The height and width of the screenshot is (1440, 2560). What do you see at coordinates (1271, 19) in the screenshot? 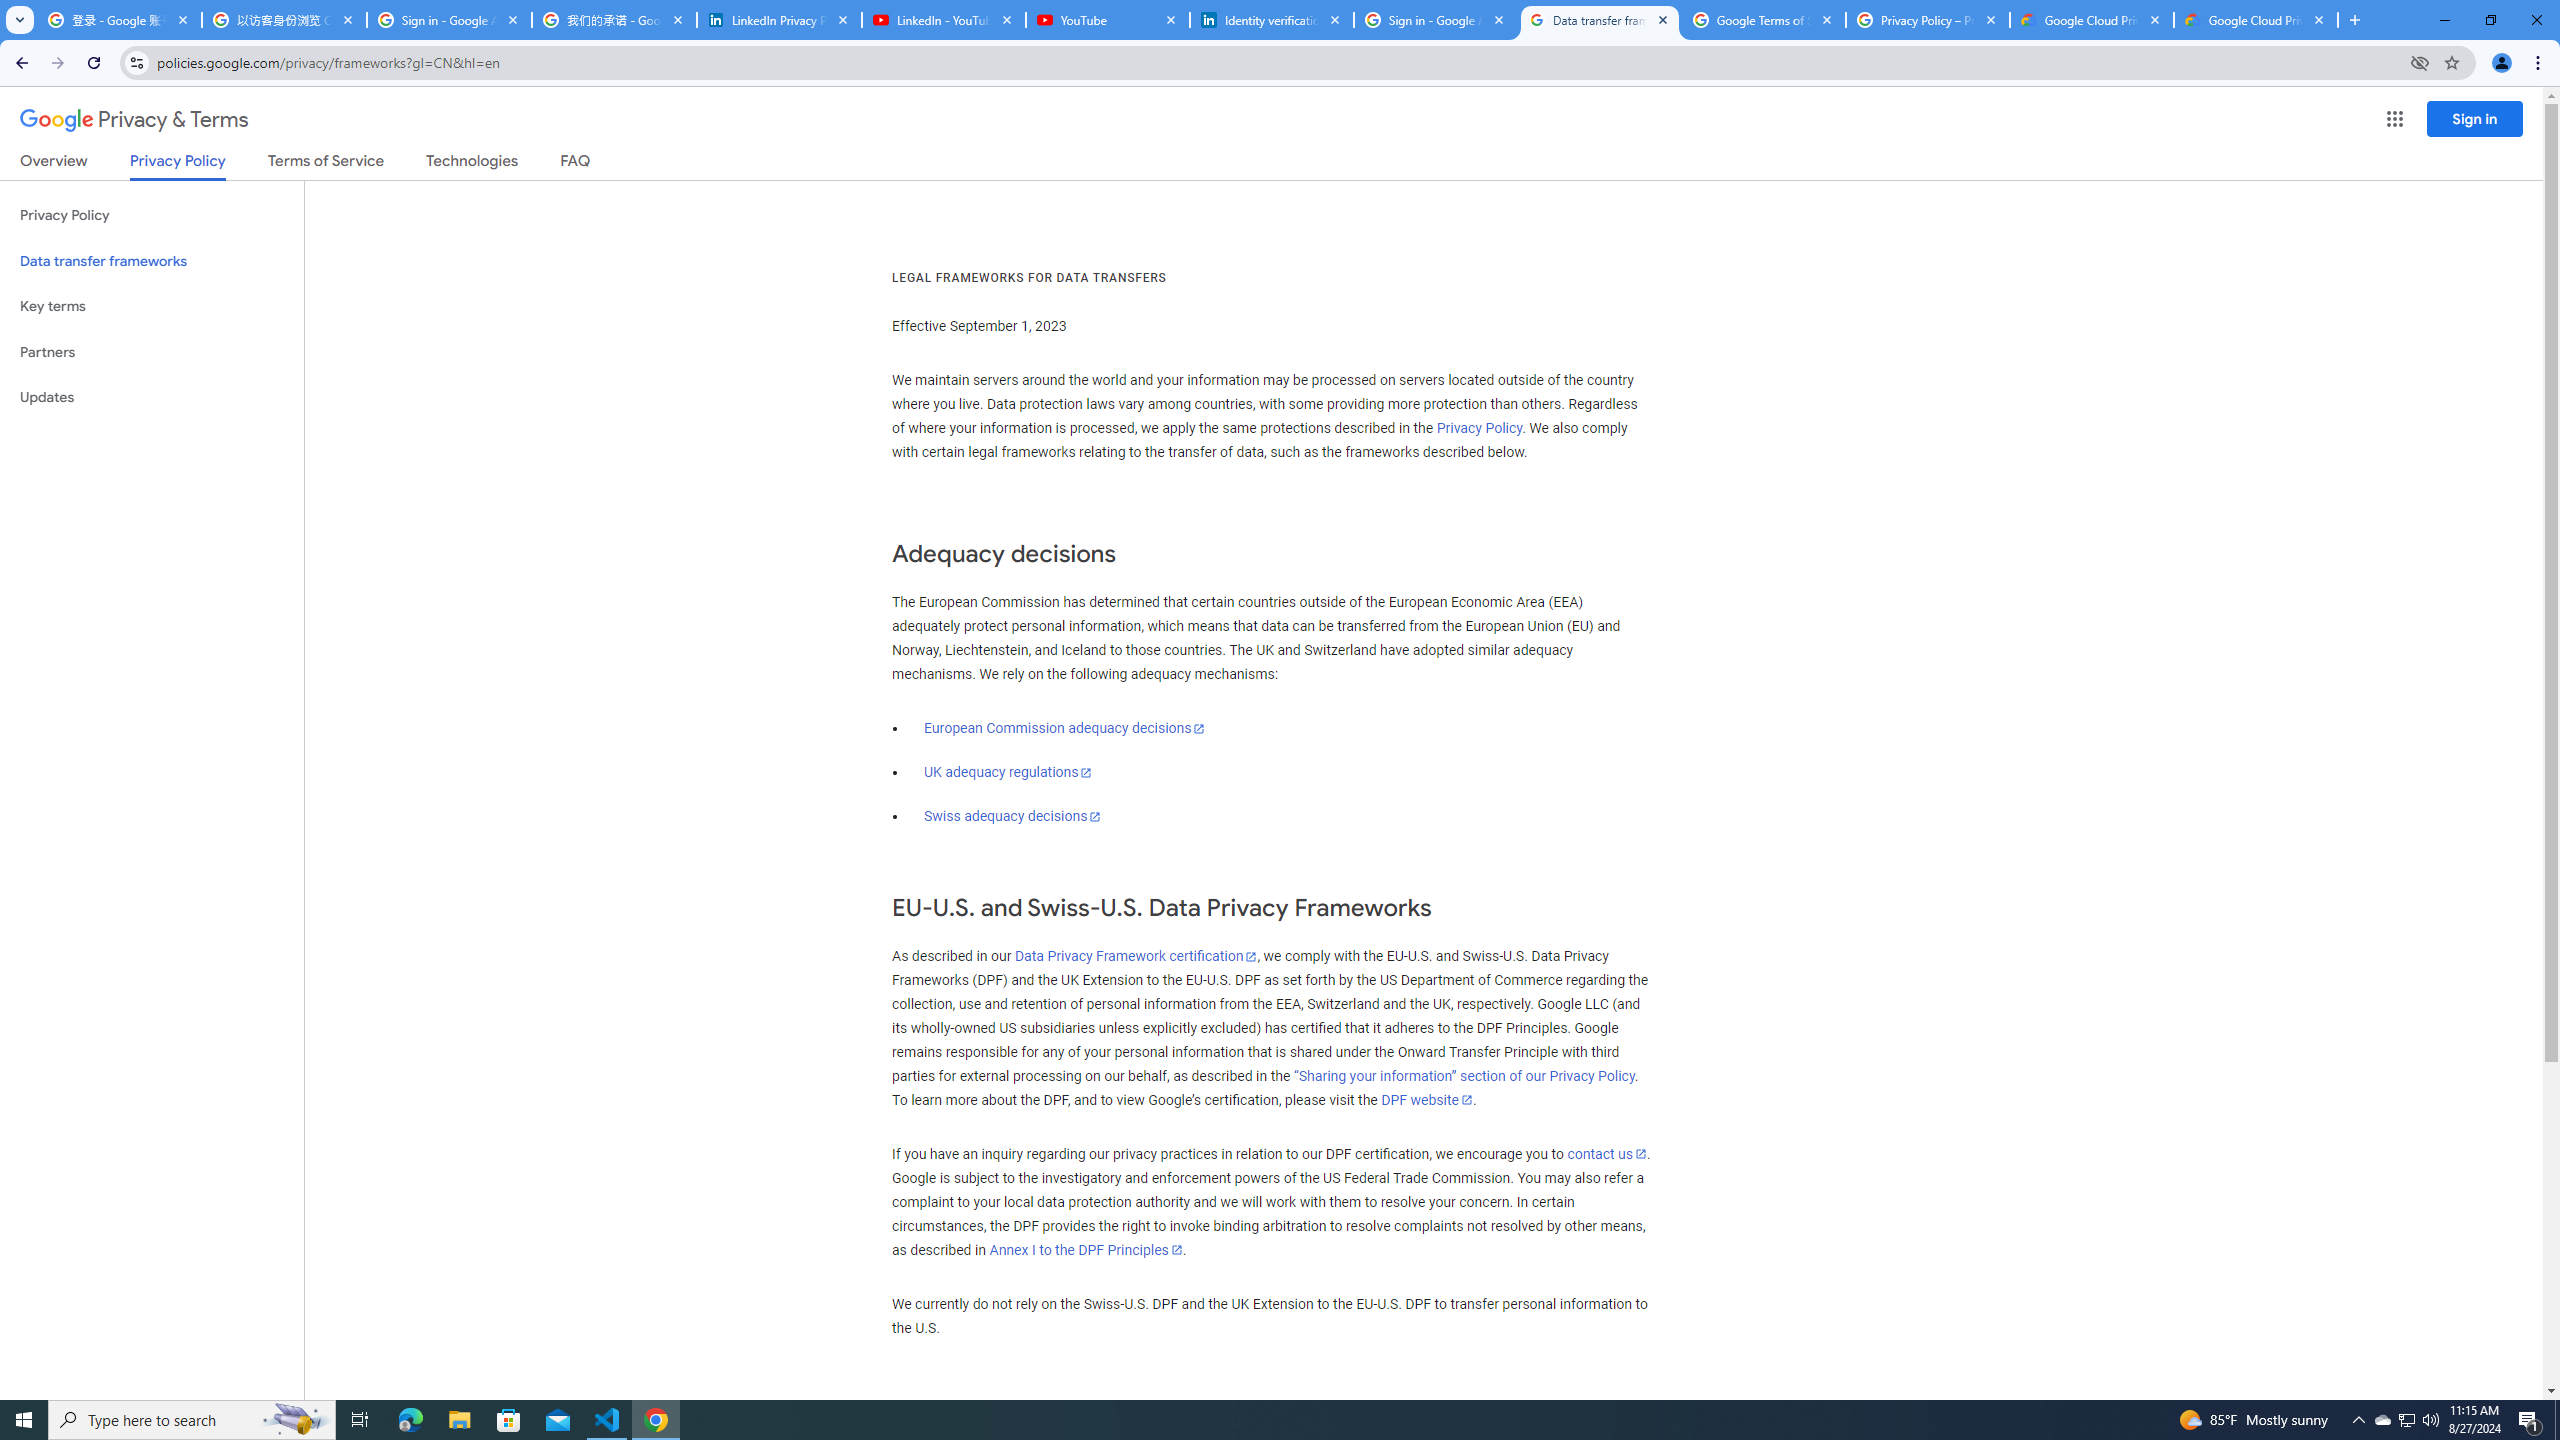
I see `'Identity verification via Persona | LinkedIn Help'` at bounding box center [1271, 19].